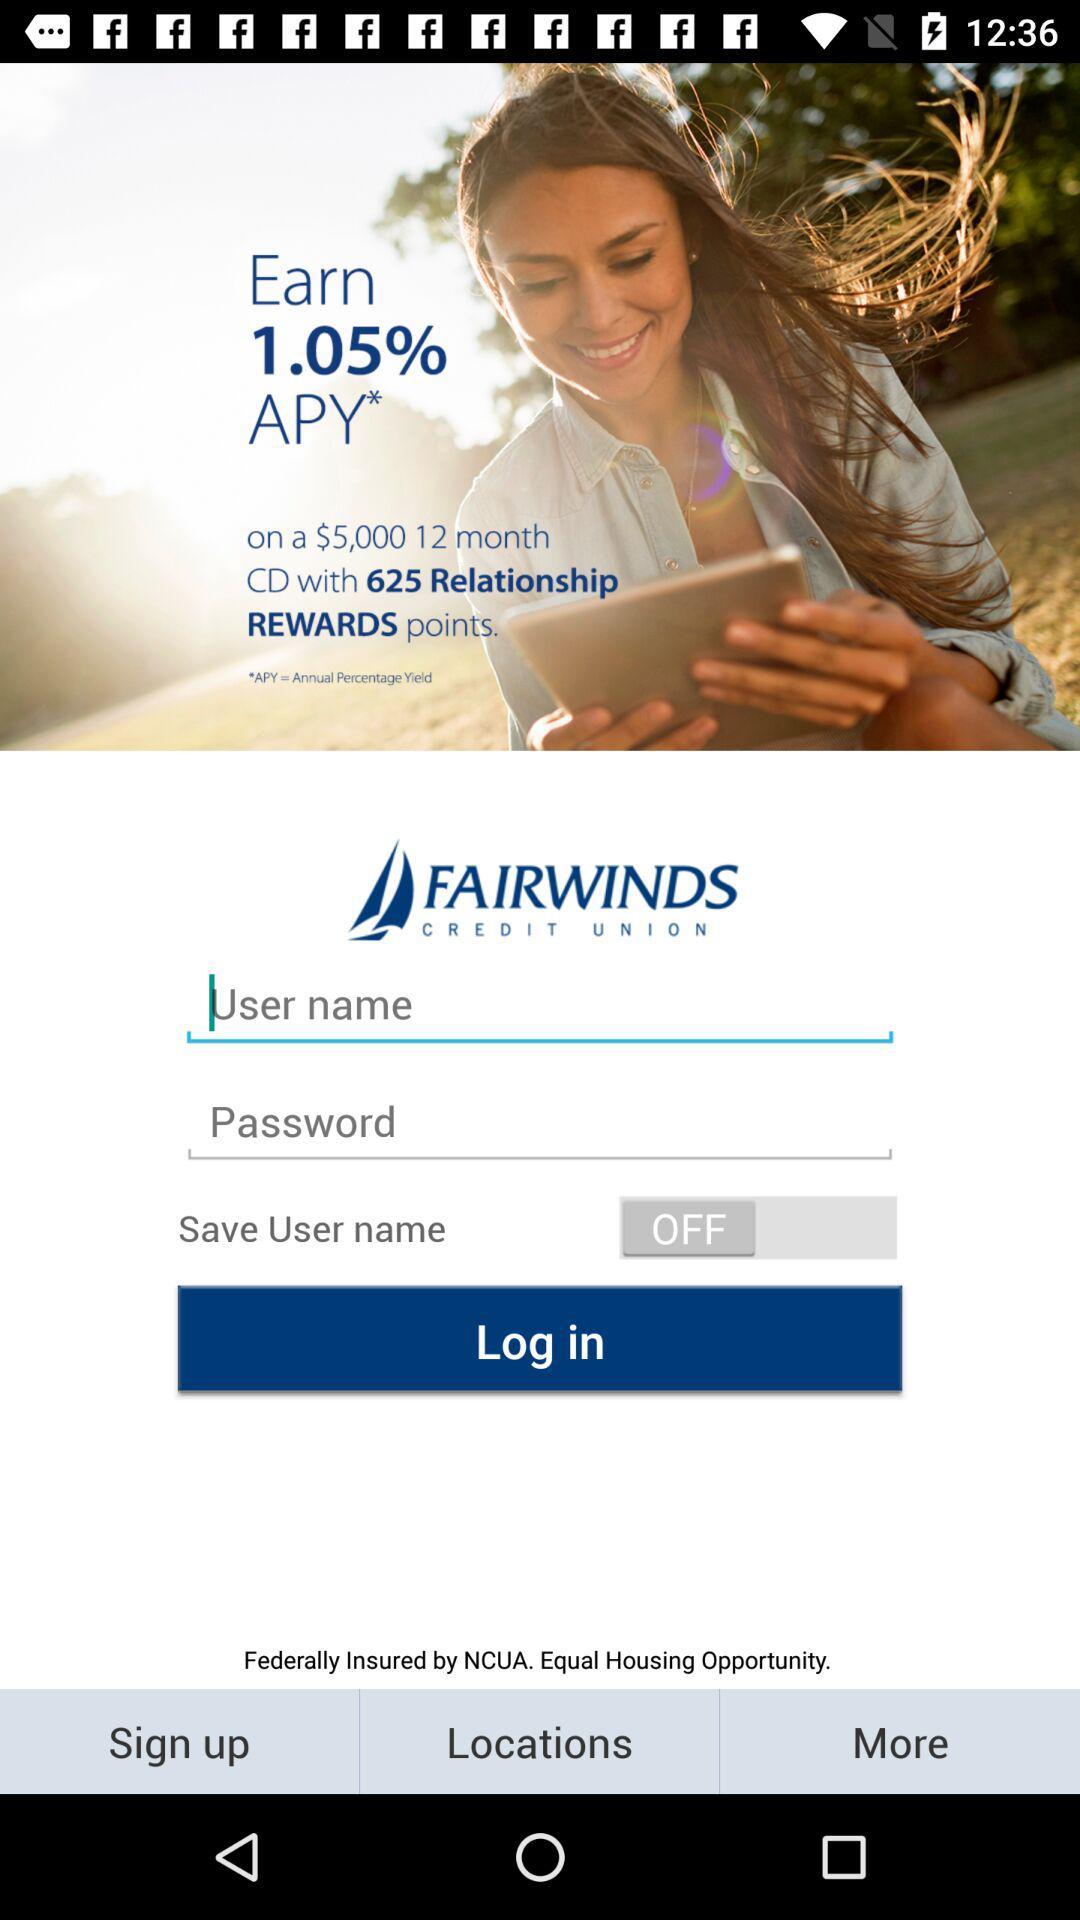  I want to click on a text field with text password on a page, so click(540, 1121).